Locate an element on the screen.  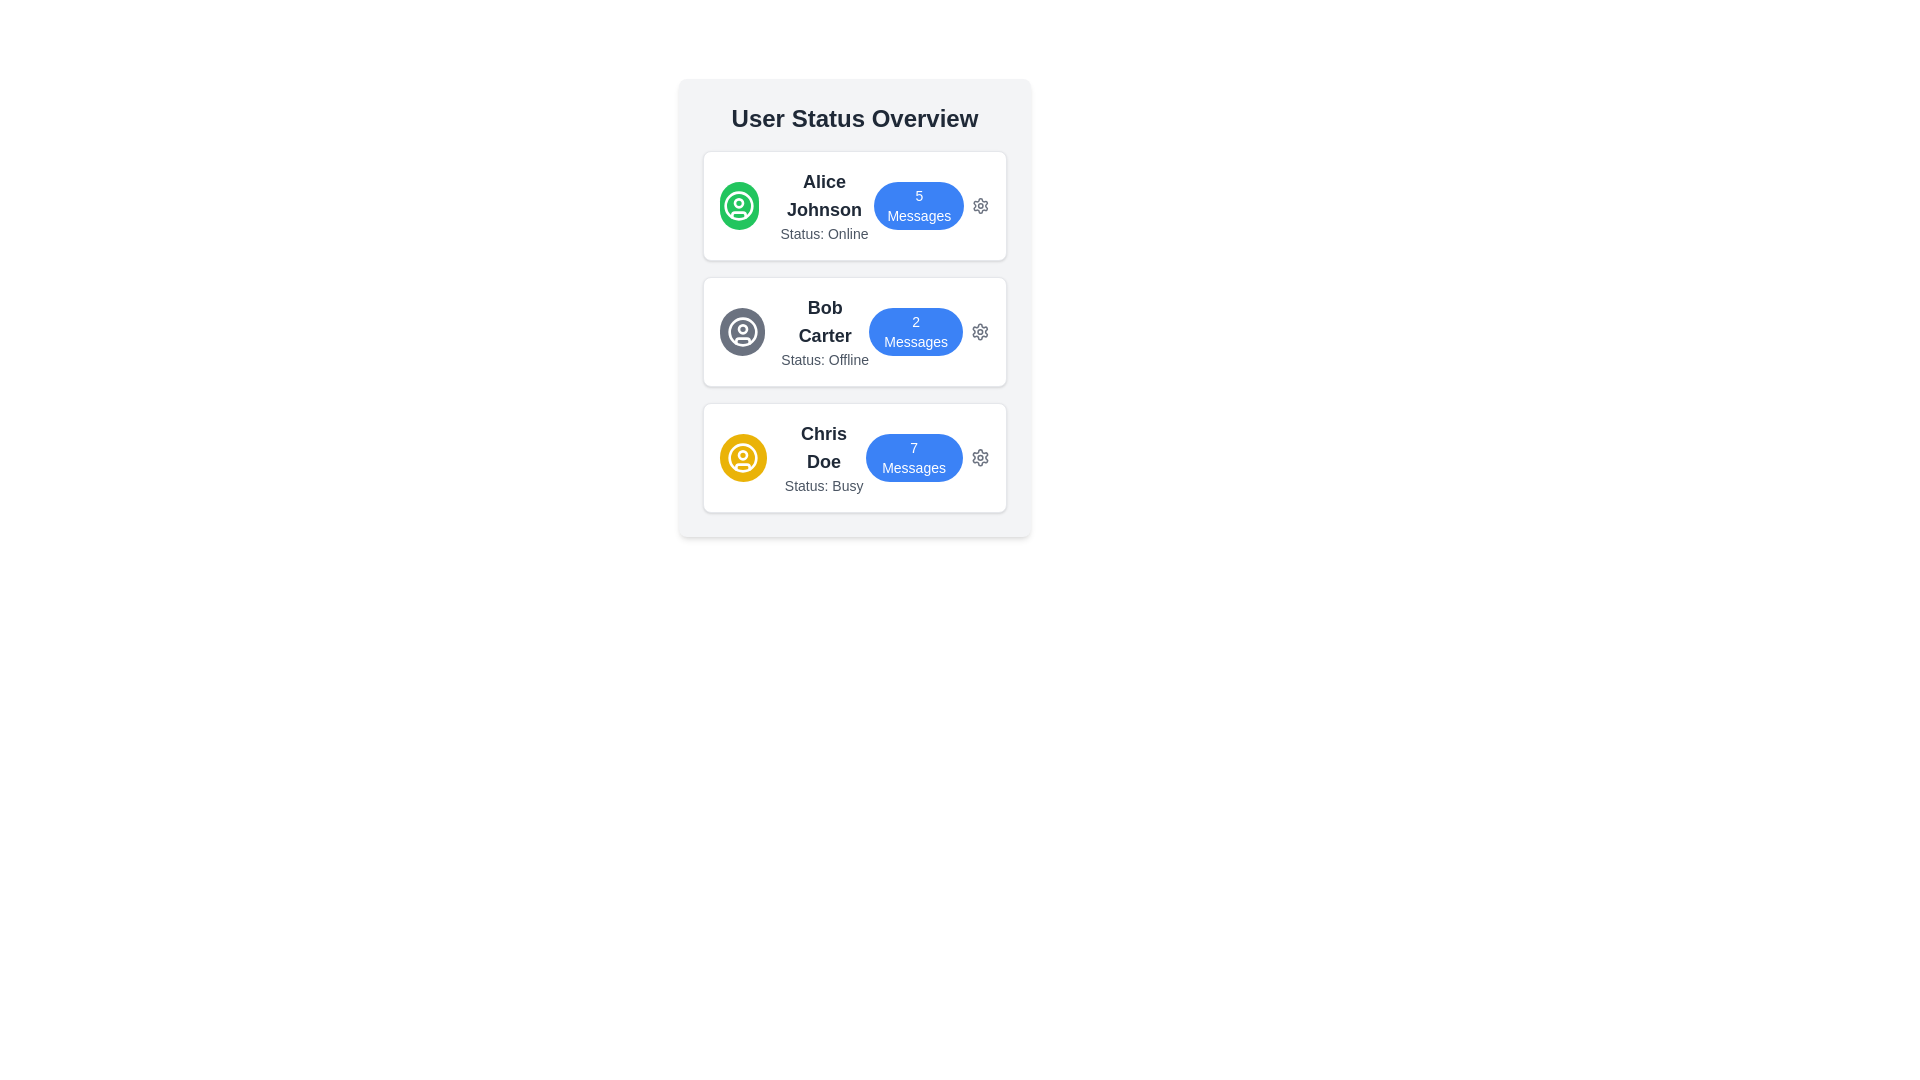
the cogwheel icon button, which is gray with a hover effect, located to the right of the '5 Messages' button in the 'User Status Overview' section is located at coordinates (981, 205).